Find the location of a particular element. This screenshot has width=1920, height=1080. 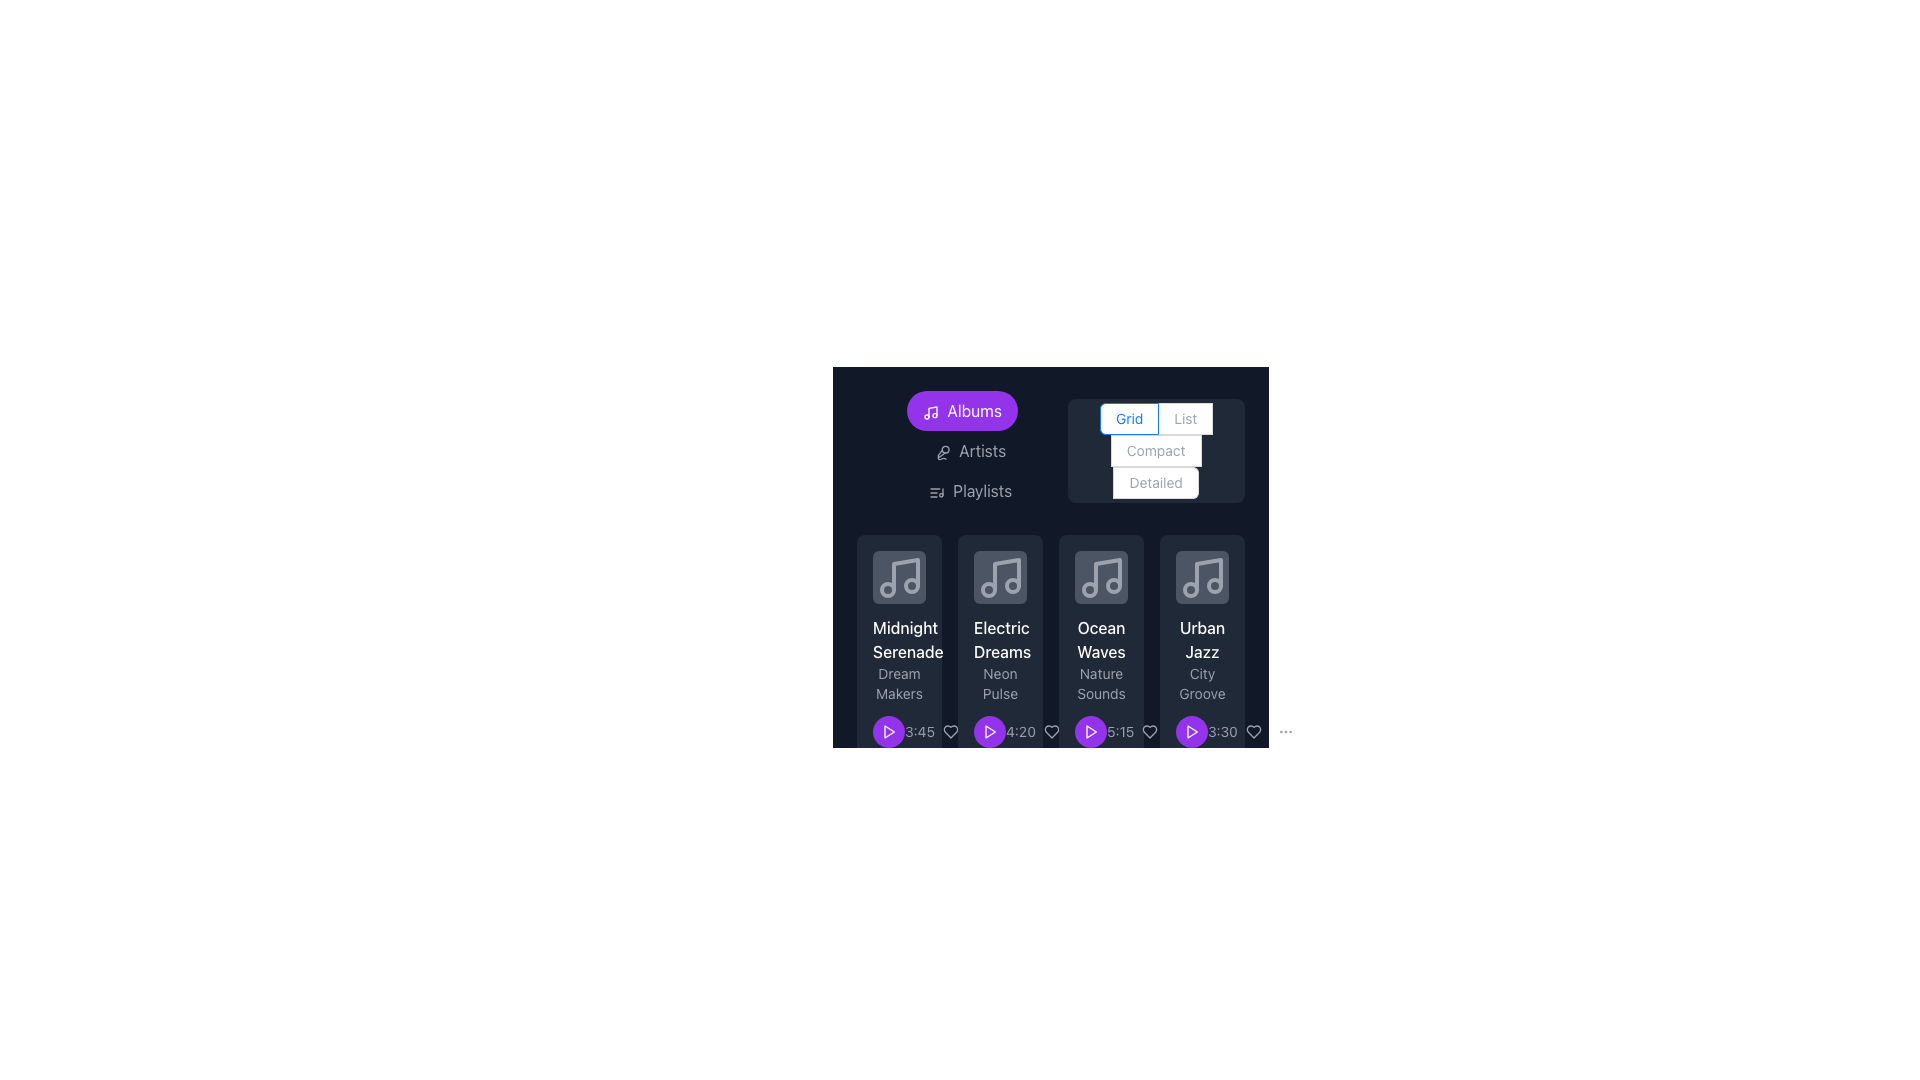

the 'Compact' radio button, which is the third option in a vertical group of four layout options located in the top-right portion of the interface is located at coordinates (1156, 451).